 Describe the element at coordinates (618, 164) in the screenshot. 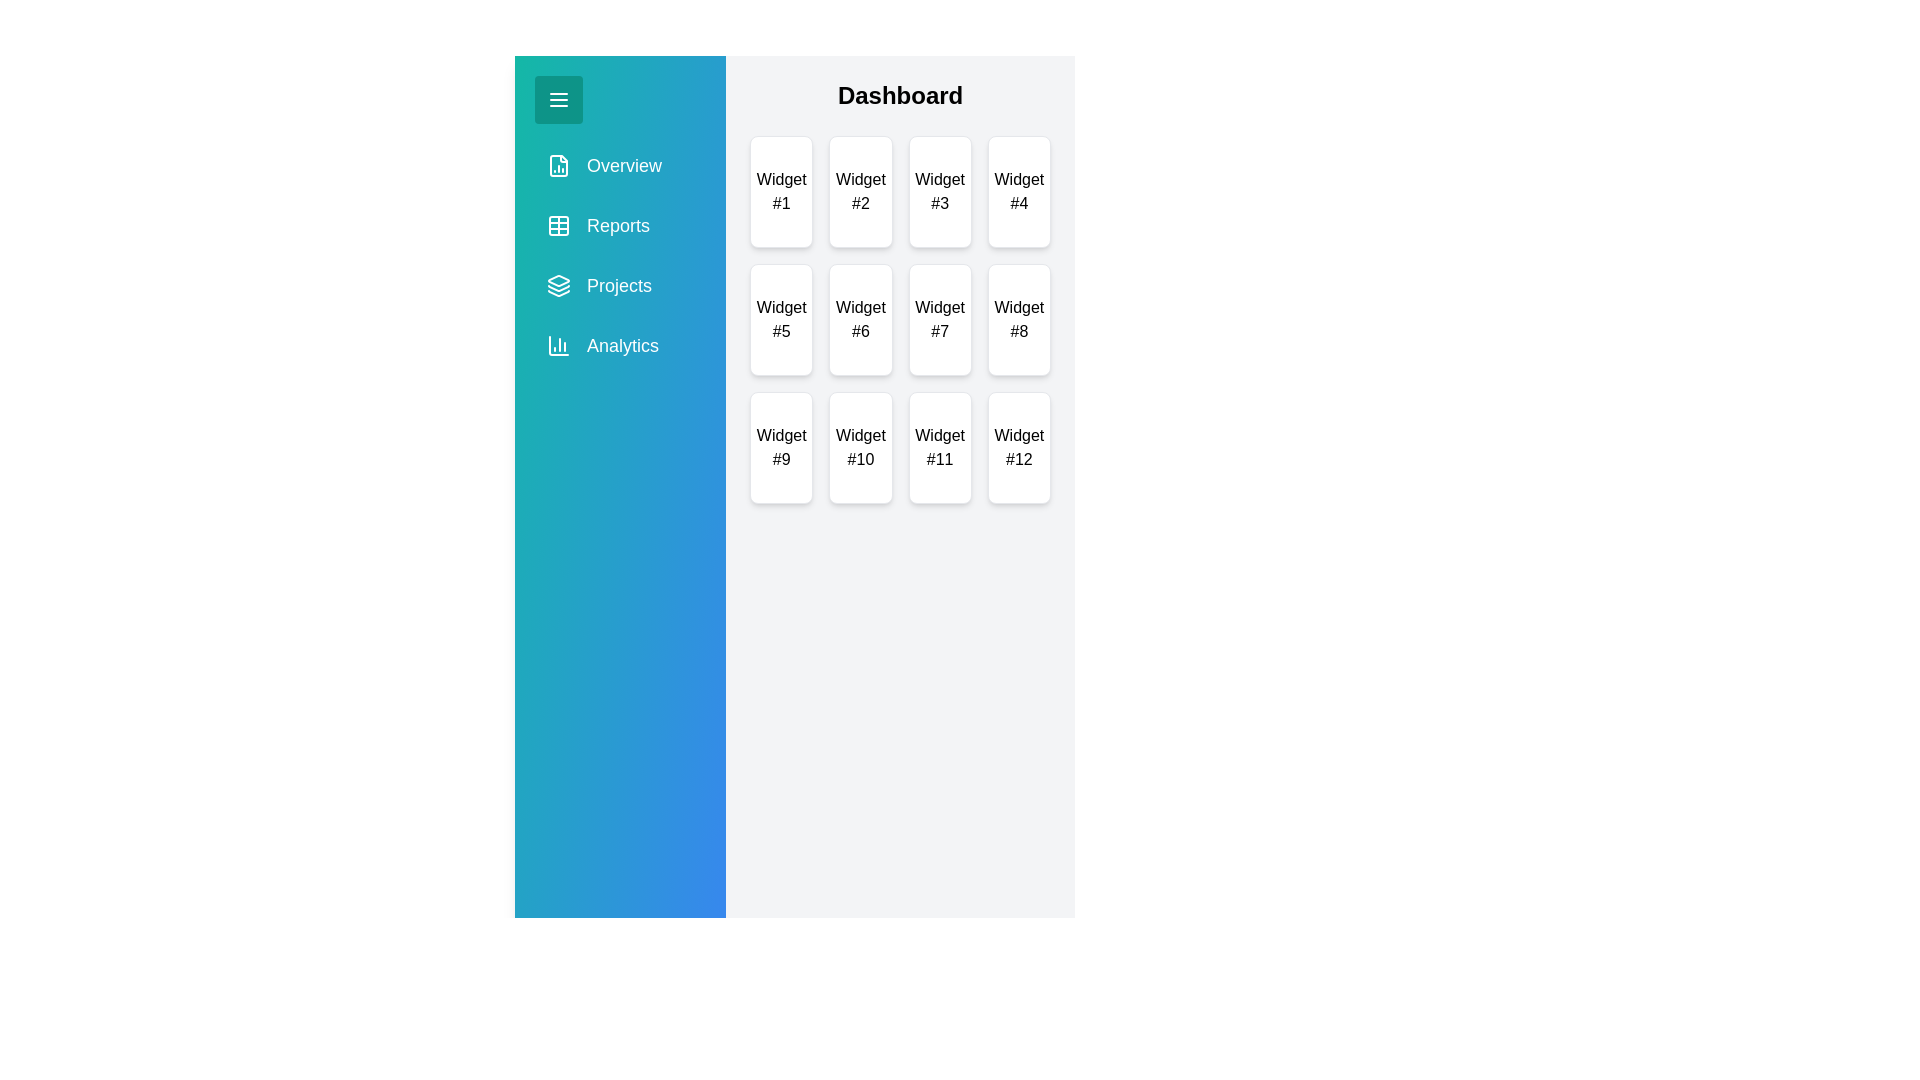

I see `the menu item labeled Overview in the sidebar` at that location.